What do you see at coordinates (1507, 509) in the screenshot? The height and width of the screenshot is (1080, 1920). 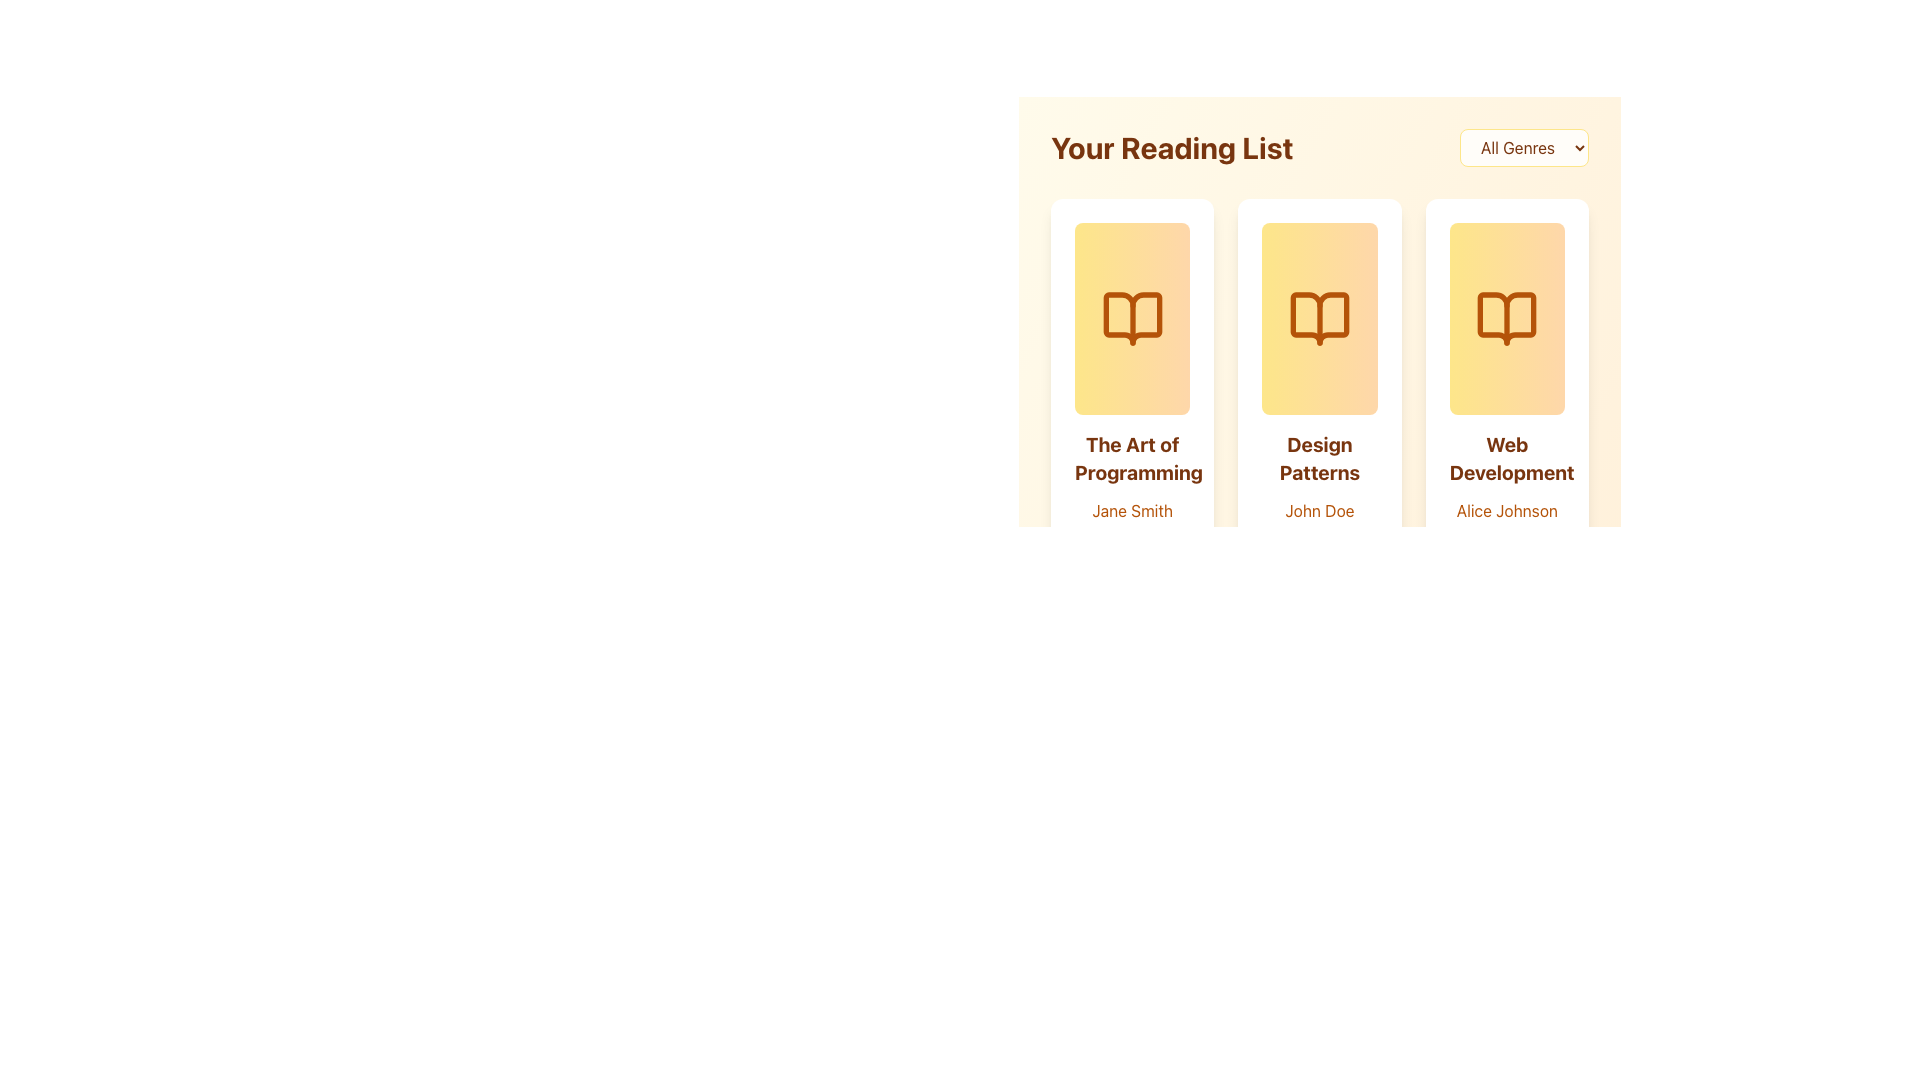 I see `the text label displaying 'Alice Johnson' in amber color, located under 'Your Reading List' heading and above time and rating values` at bounding box center [1507, 509].